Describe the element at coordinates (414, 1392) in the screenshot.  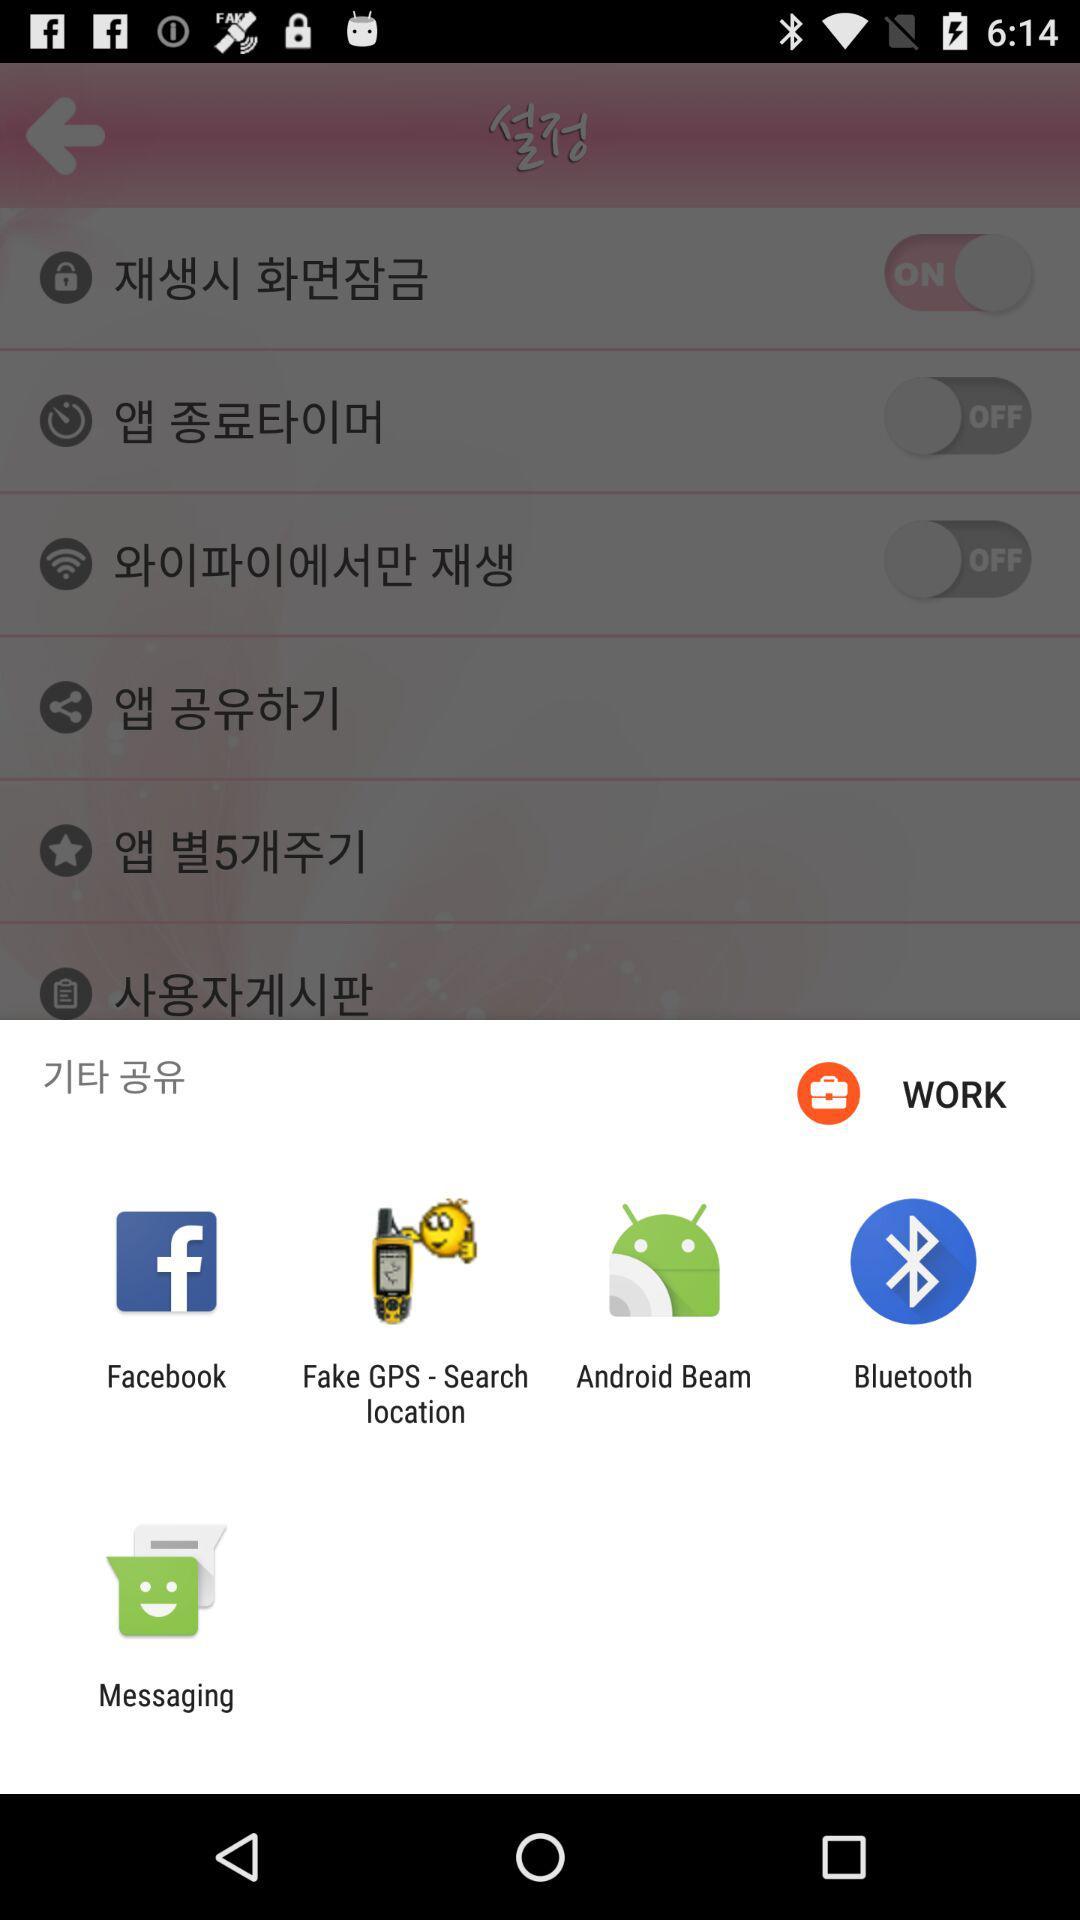
I see `the app to the right of the facebook item` at that location.